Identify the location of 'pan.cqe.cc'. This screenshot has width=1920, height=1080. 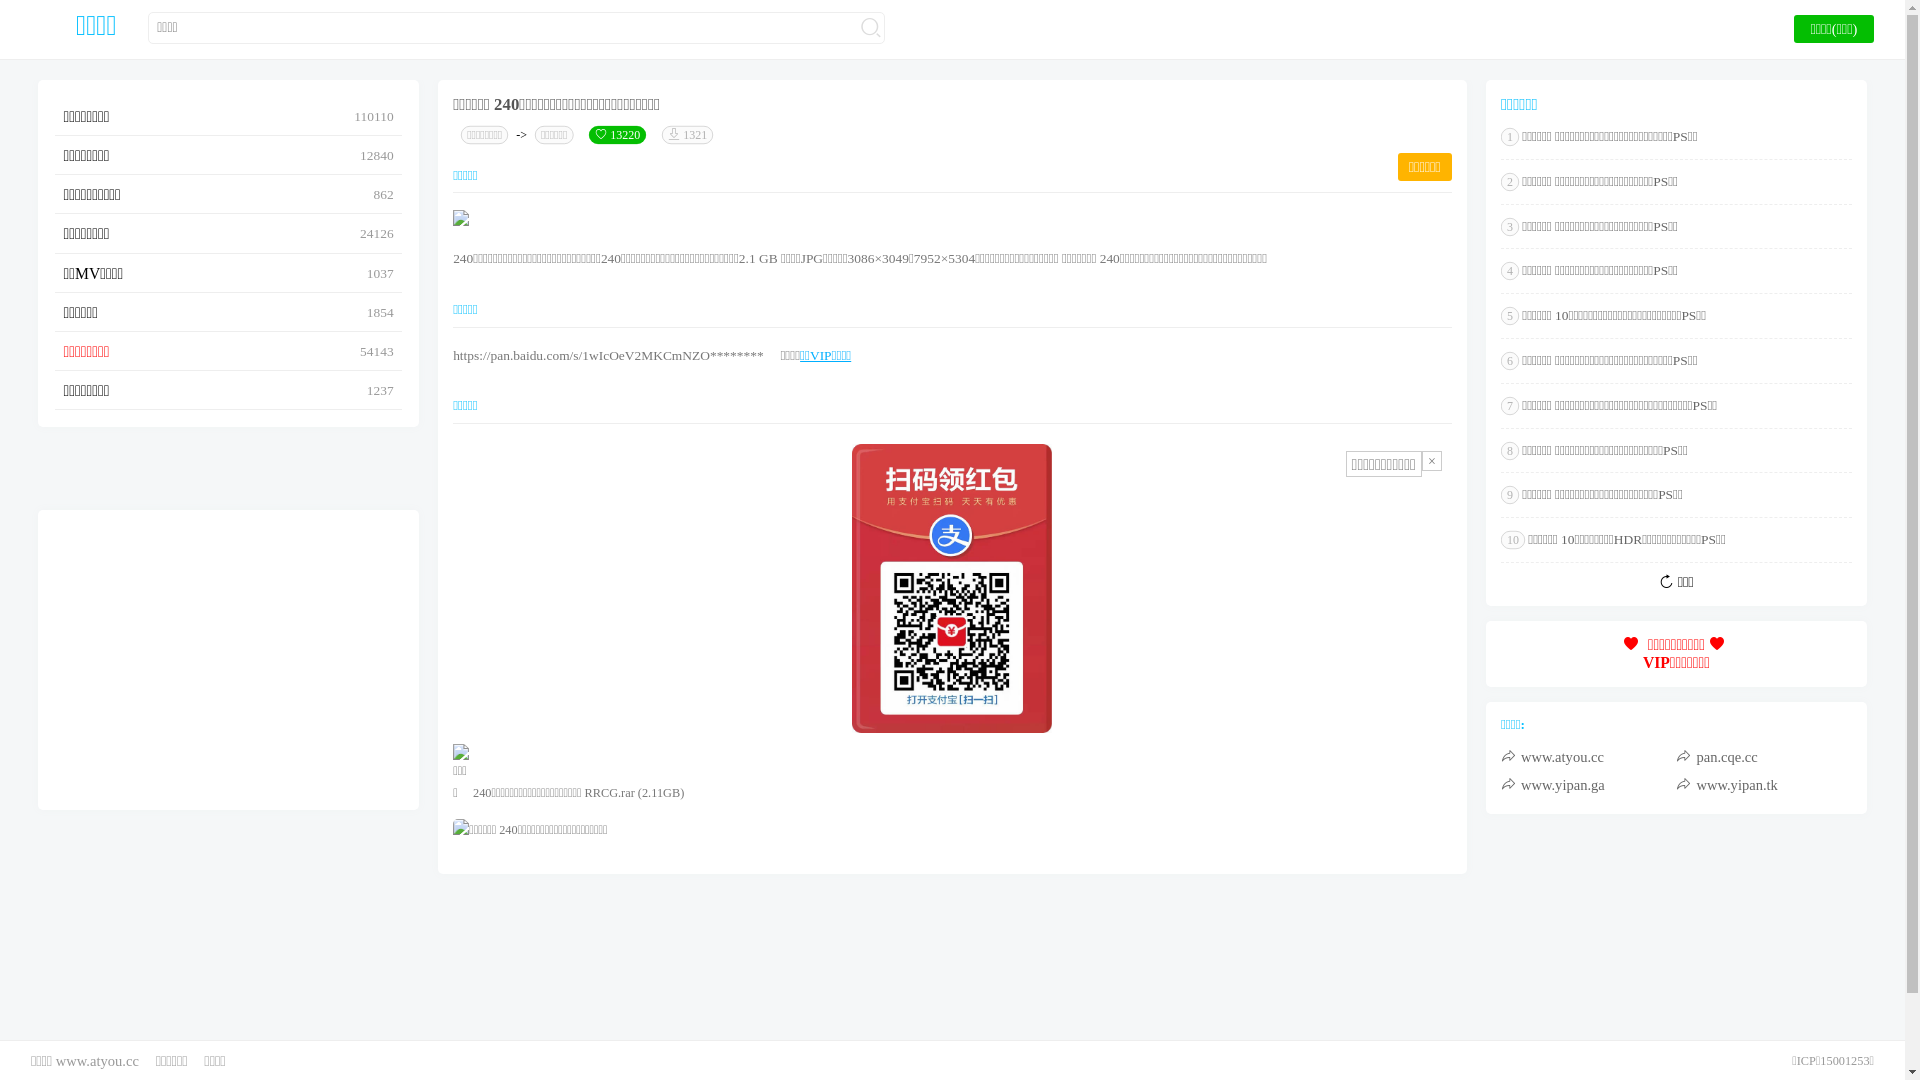
(1763, 756).